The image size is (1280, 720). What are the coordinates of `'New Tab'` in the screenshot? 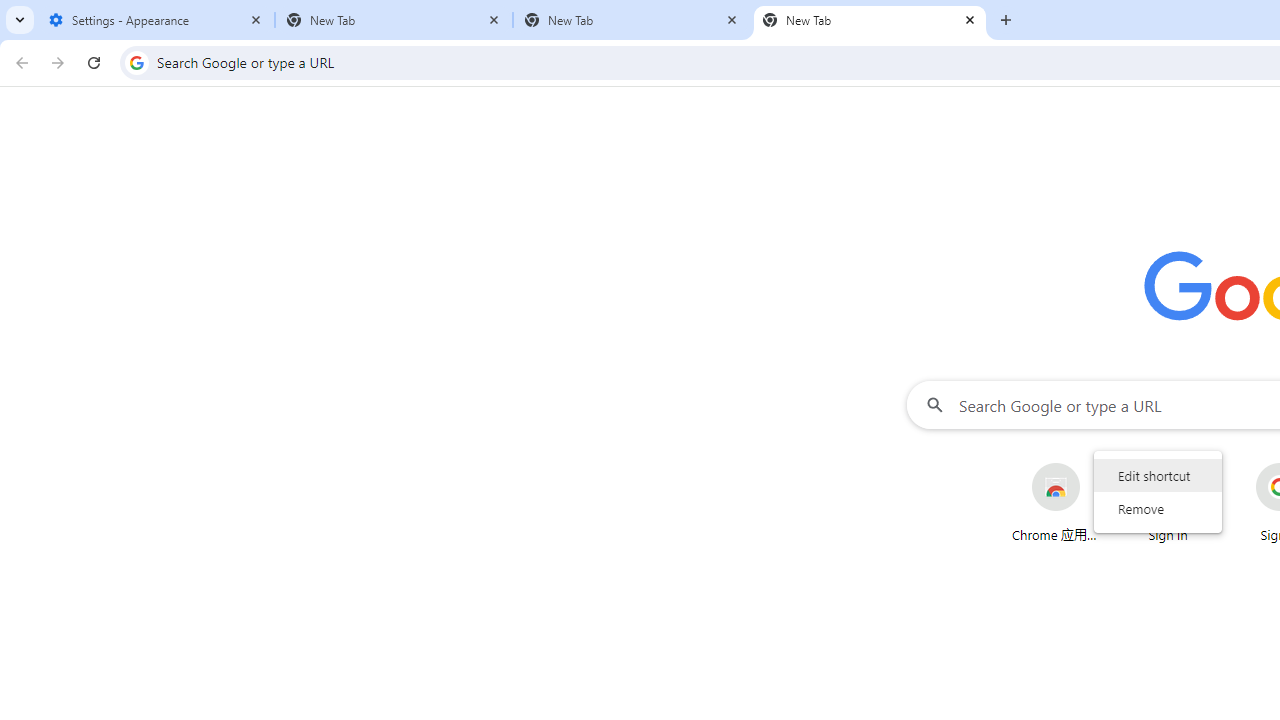 It's located at (870, 20).